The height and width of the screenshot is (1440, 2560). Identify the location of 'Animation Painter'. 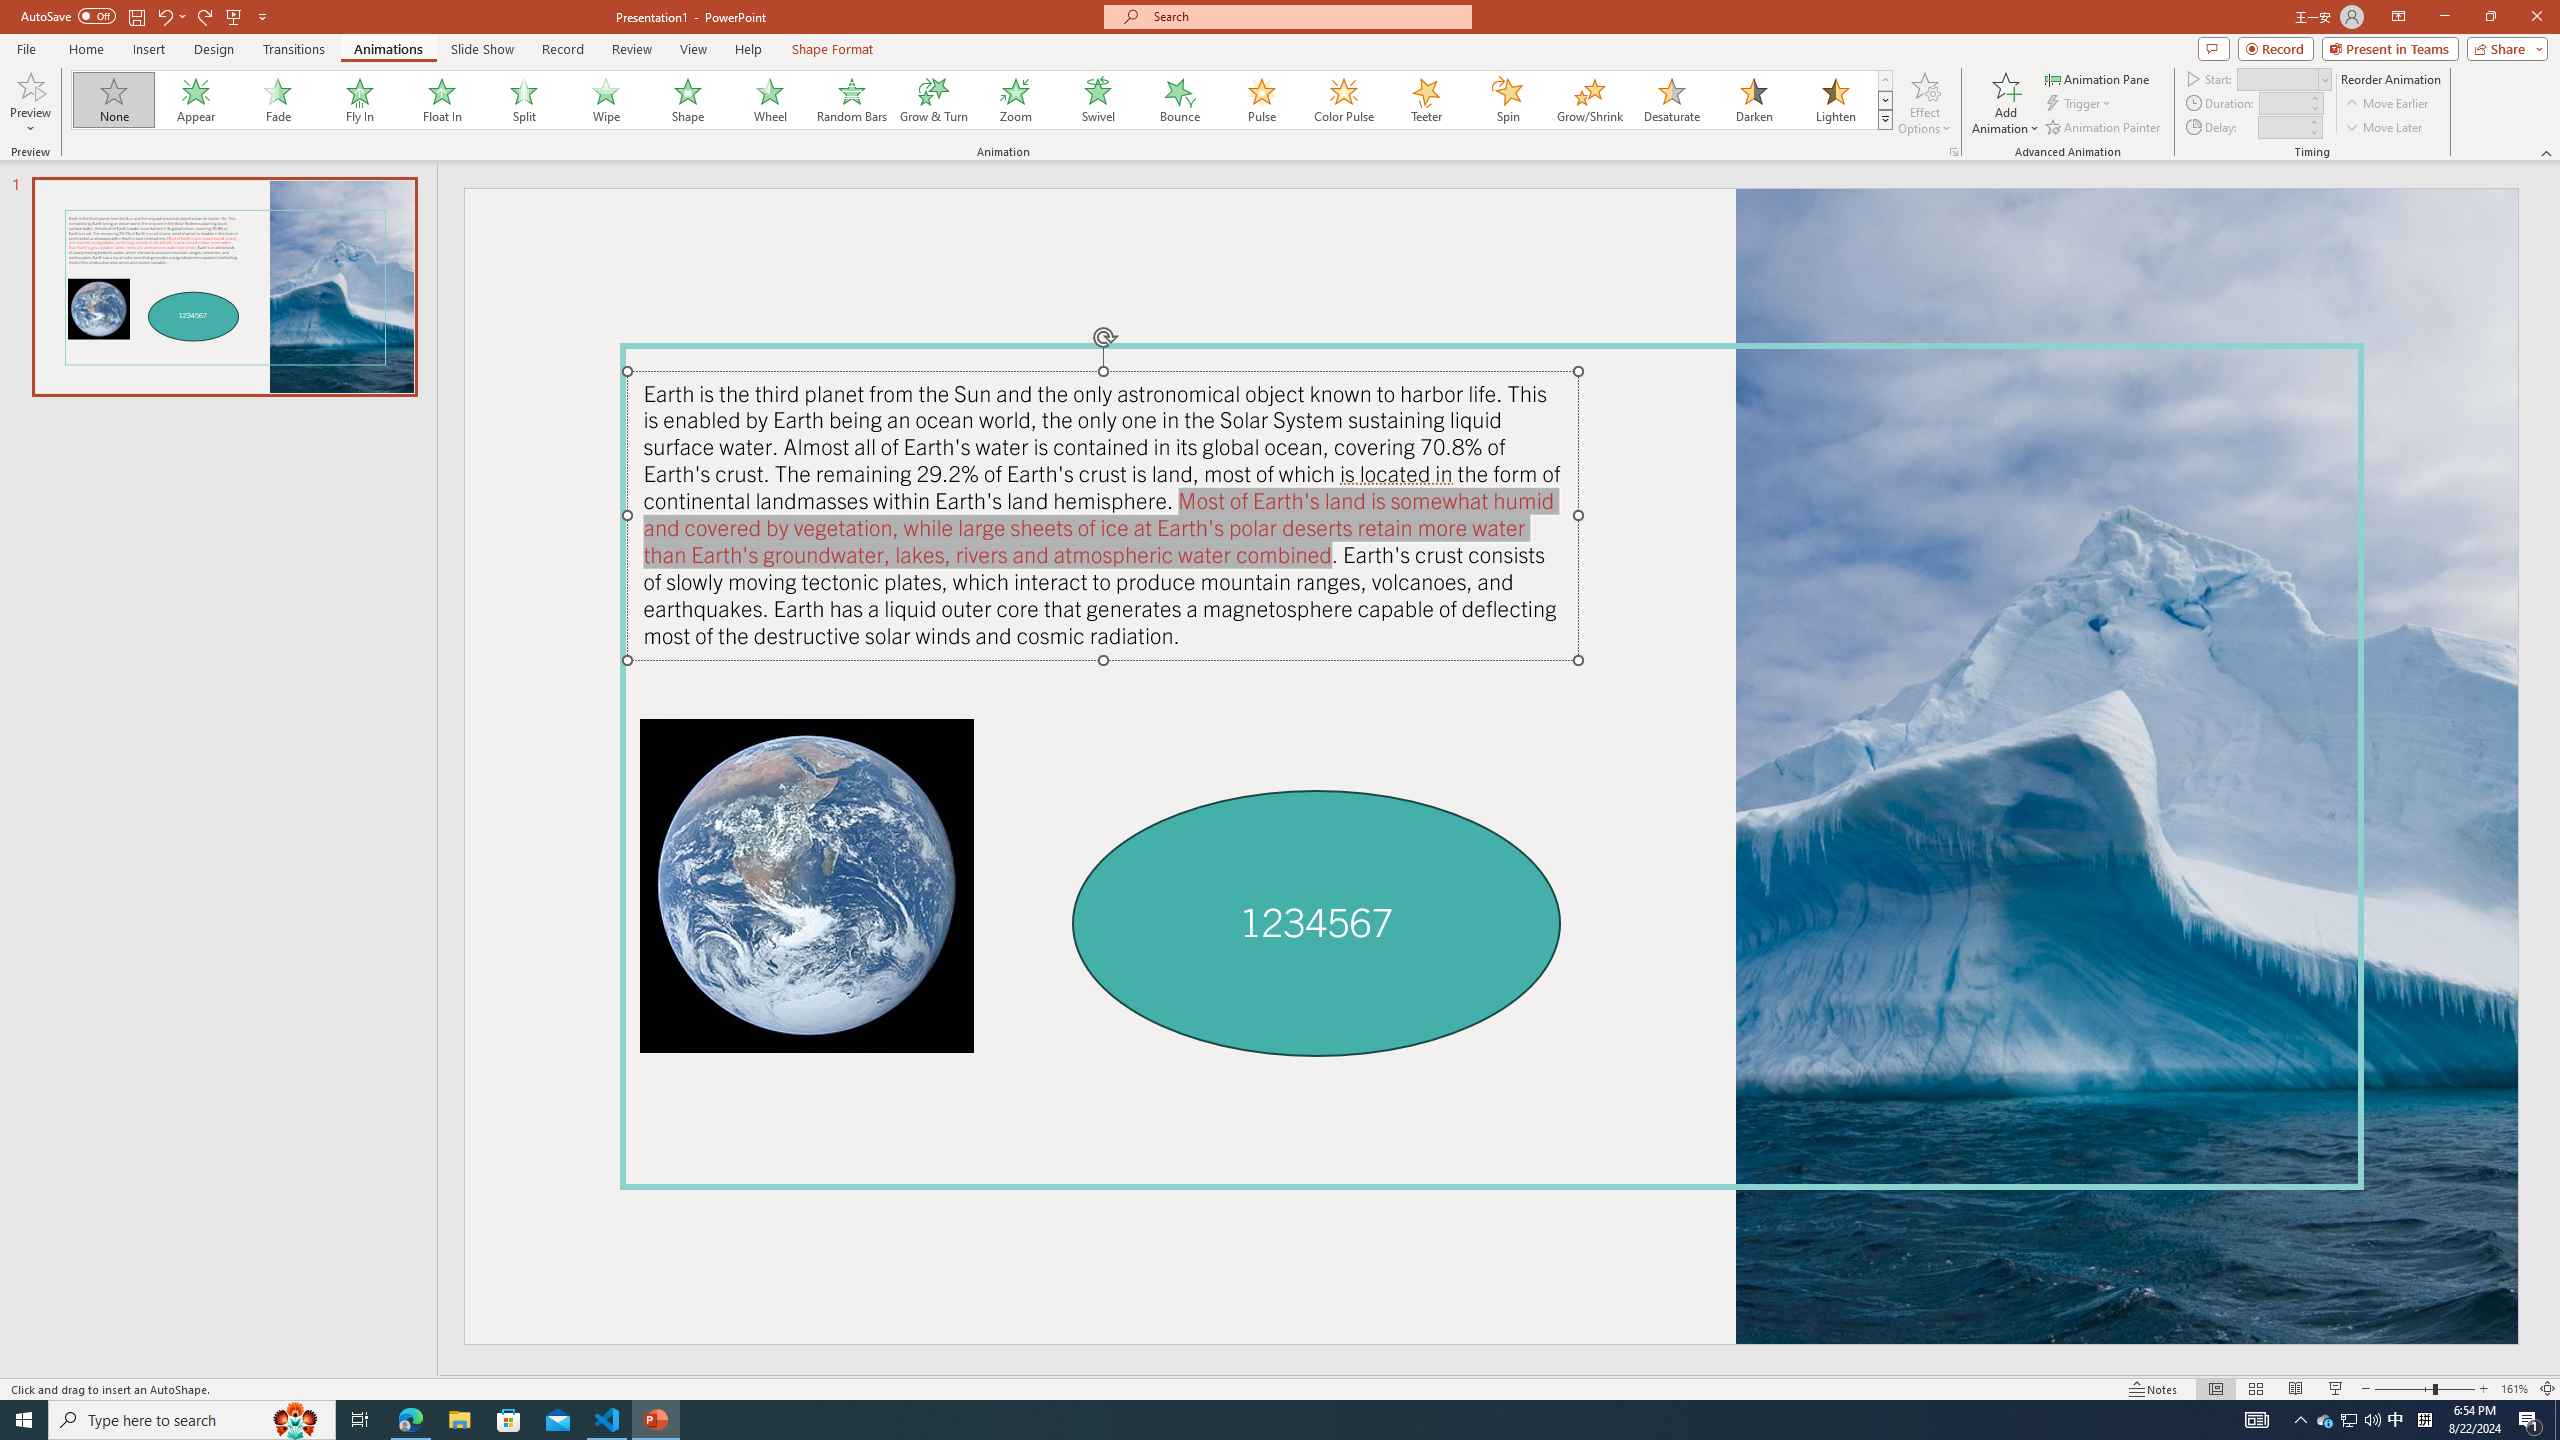
(2103, 127).